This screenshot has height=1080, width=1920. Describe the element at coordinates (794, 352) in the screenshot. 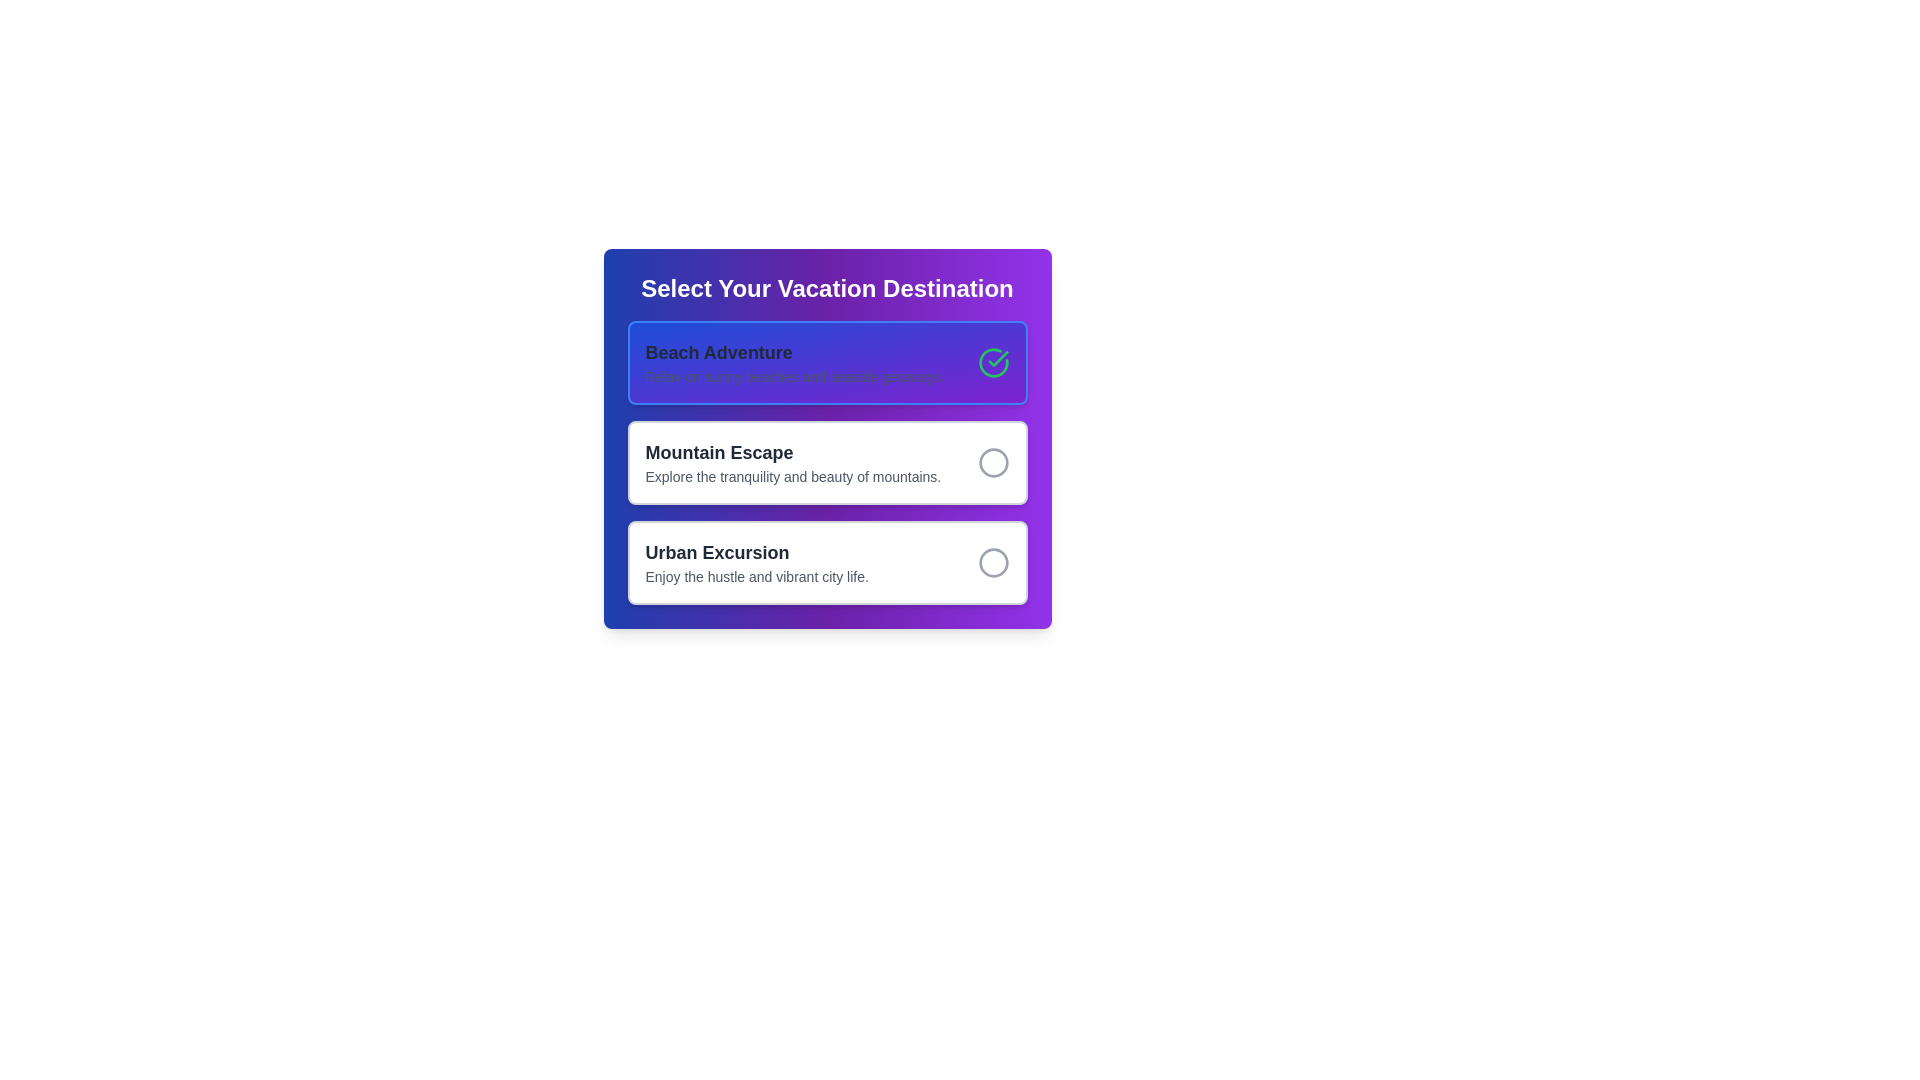

I see `the title text display element that describes the vacation option` at that location.